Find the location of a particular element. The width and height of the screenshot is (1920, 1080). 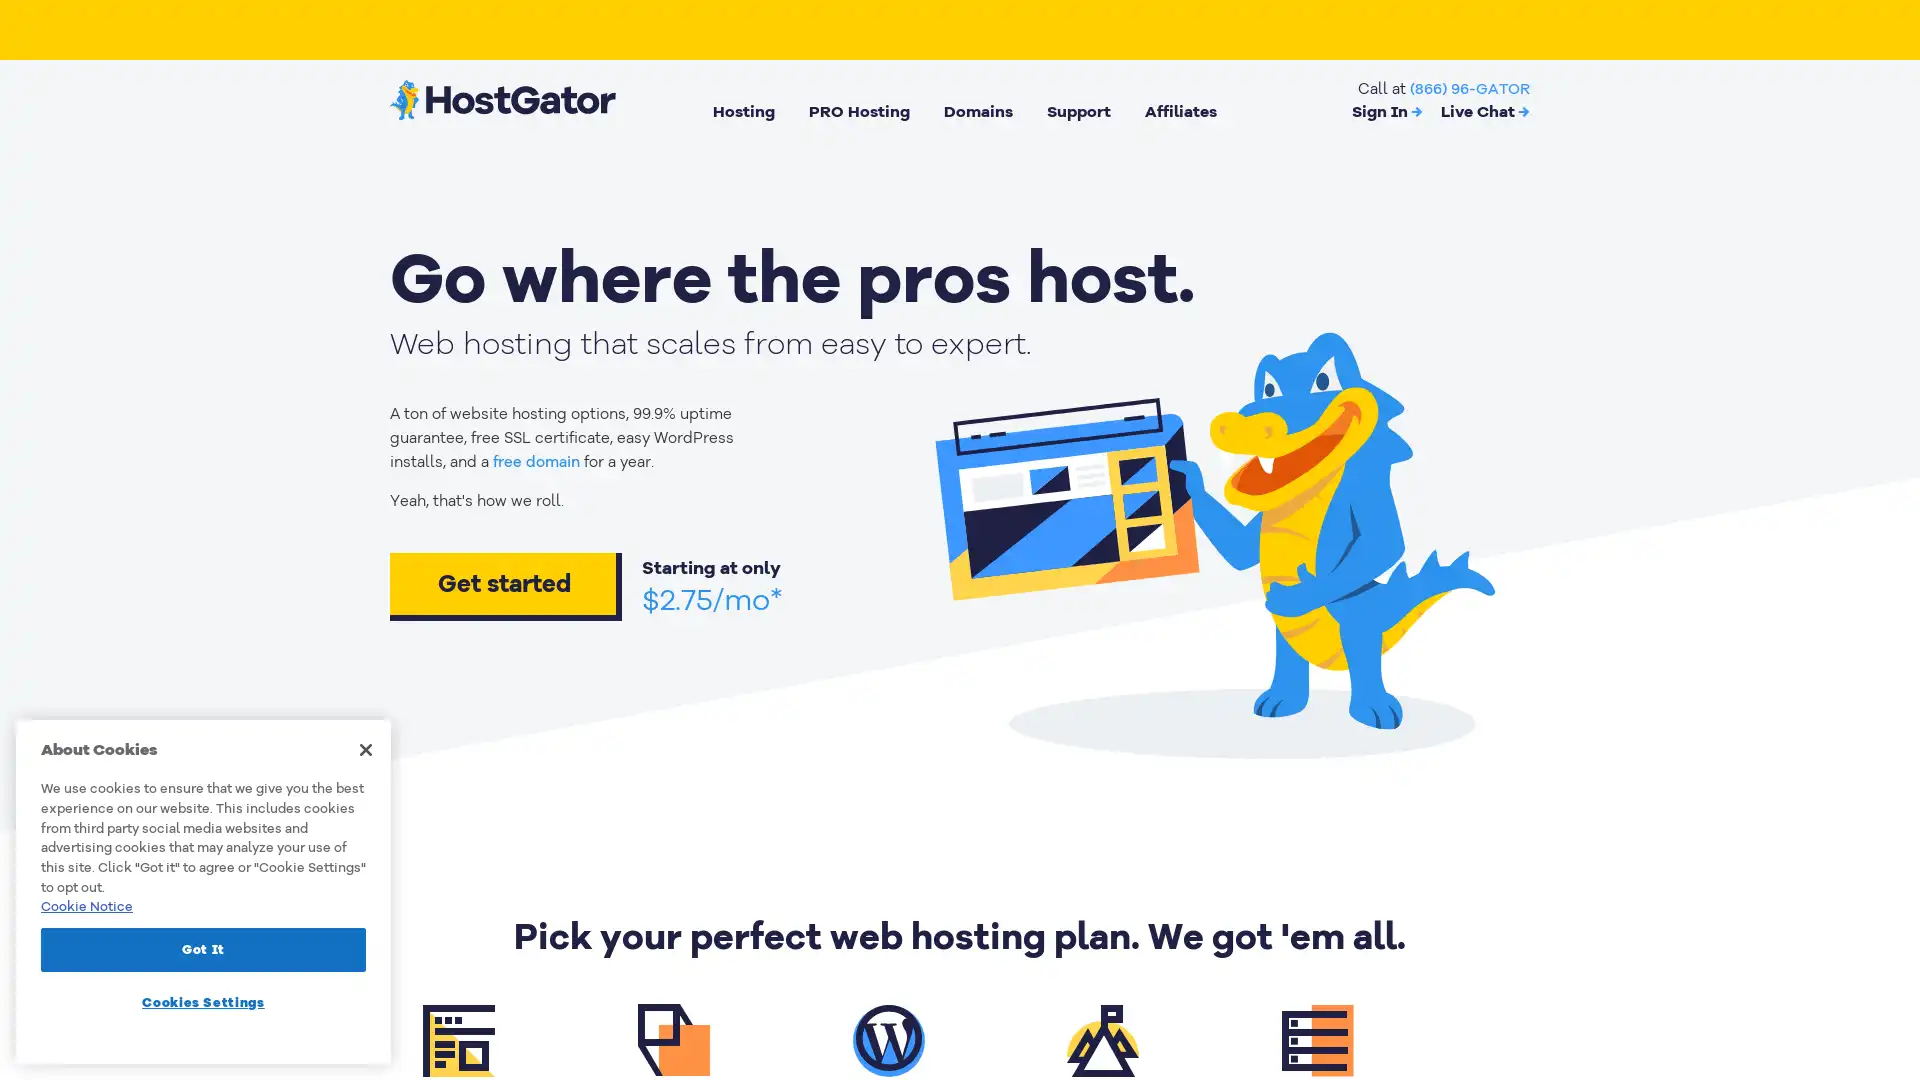

Got It is located at coordinates (203, 948).